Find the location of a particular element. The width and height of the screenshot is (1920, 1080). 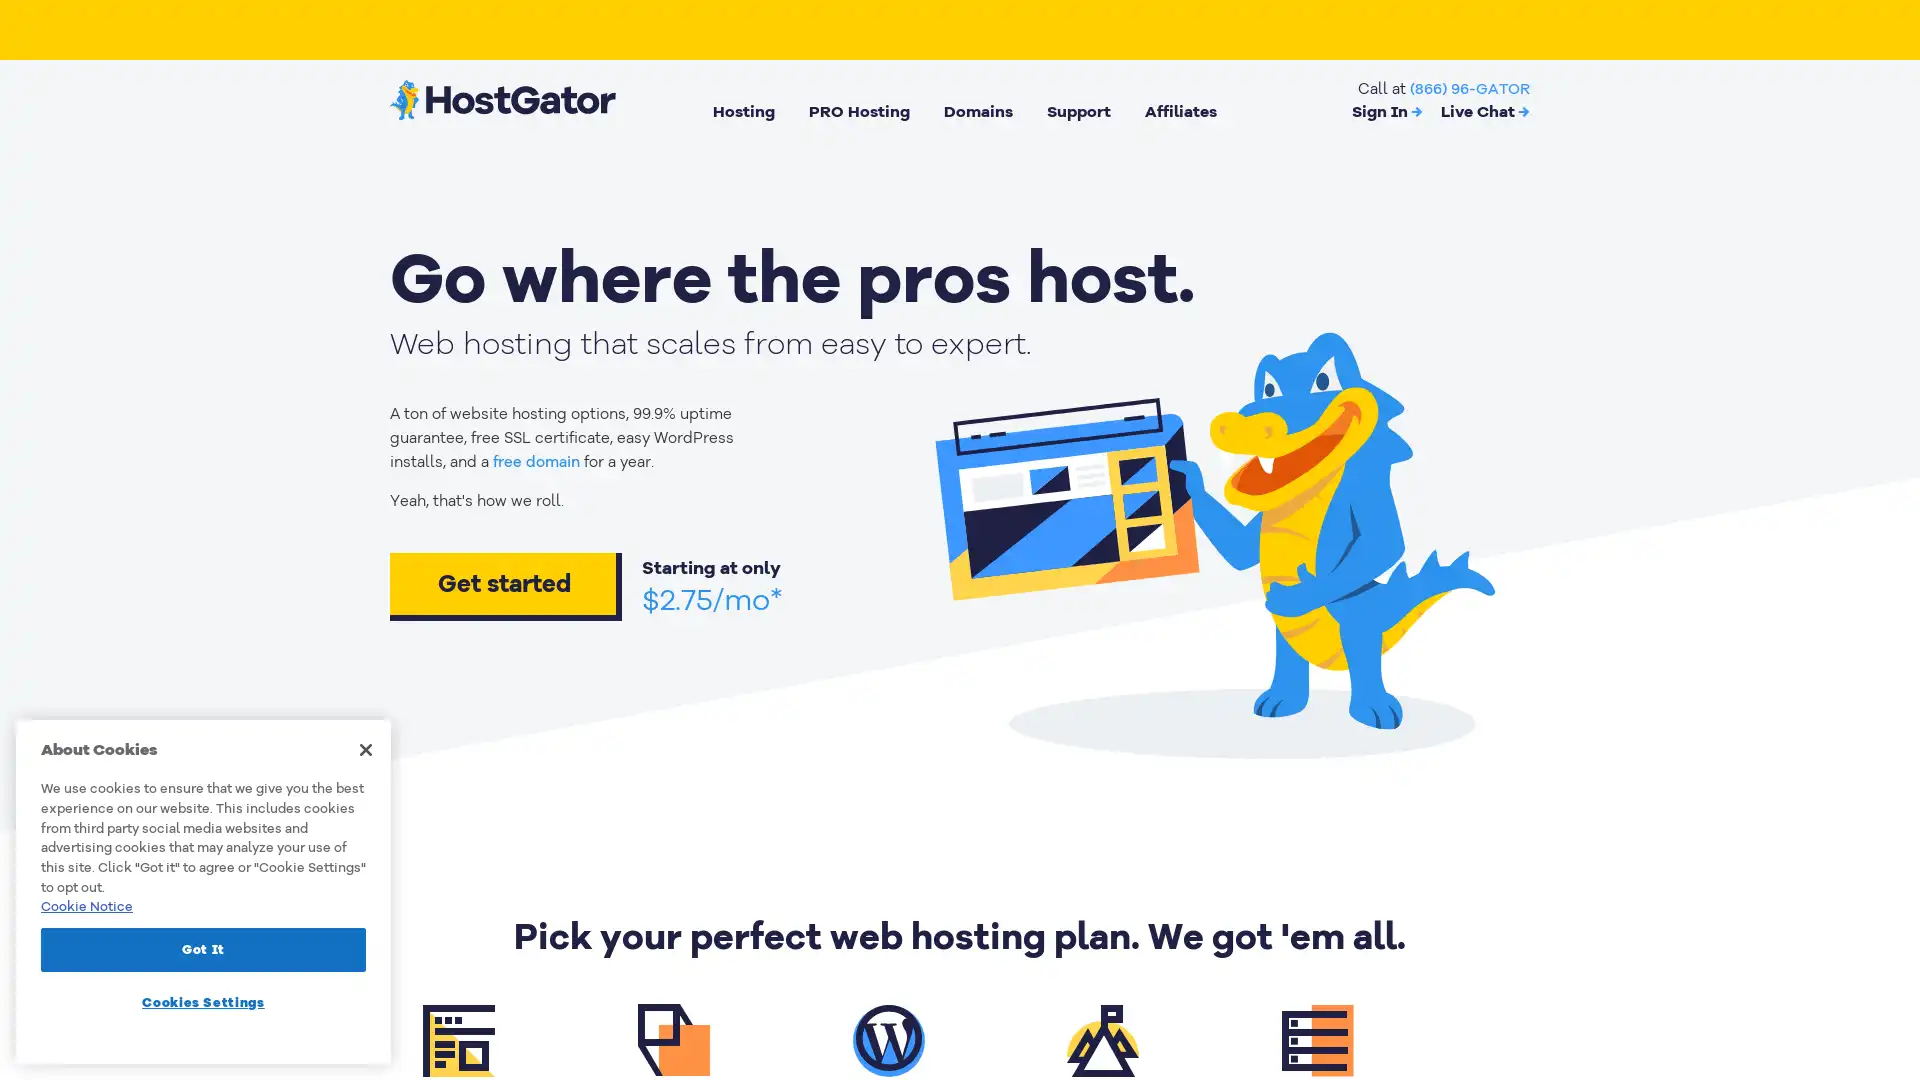

Got It is located at coordinates (203, 948).